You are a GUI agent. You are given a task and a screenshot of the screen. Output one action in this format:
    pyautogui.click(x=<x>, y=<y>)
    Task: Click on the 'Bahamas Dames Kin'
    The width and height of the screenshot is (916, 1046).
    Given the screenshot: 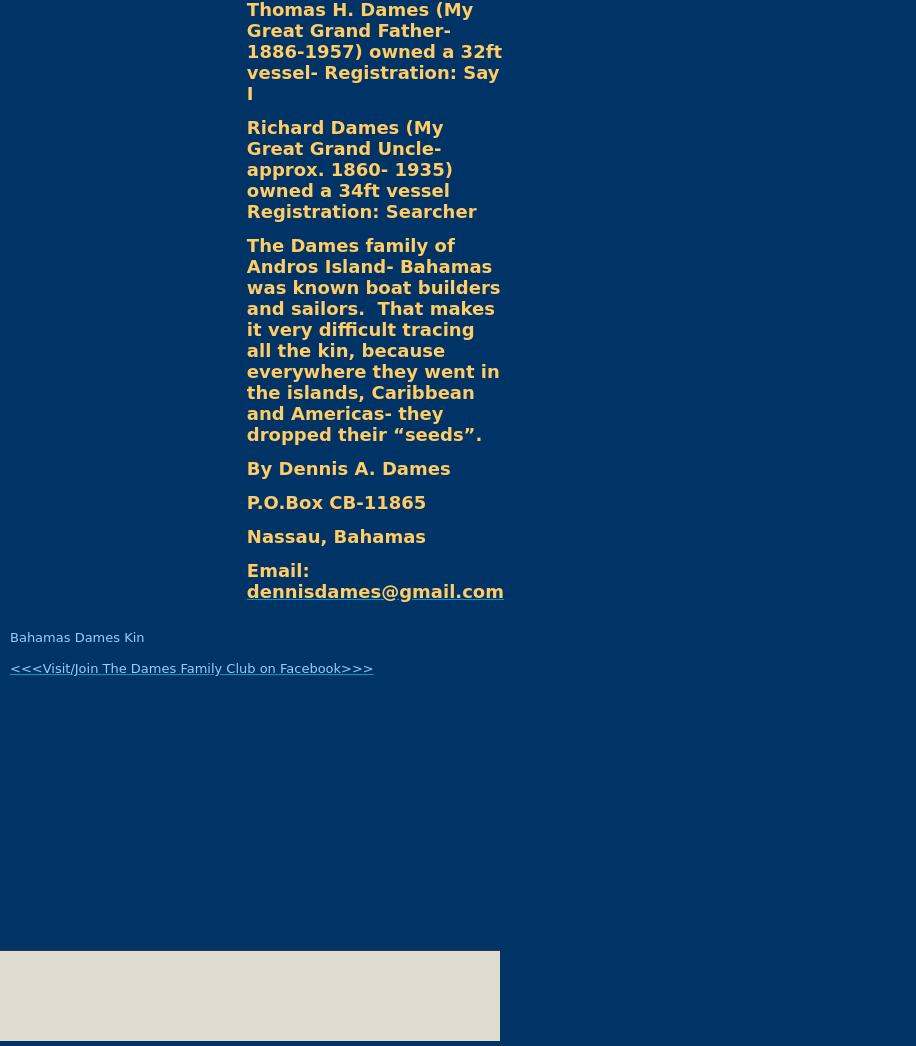 What is the action you would take?
    pyautogui.click(x=76, y=636)
    